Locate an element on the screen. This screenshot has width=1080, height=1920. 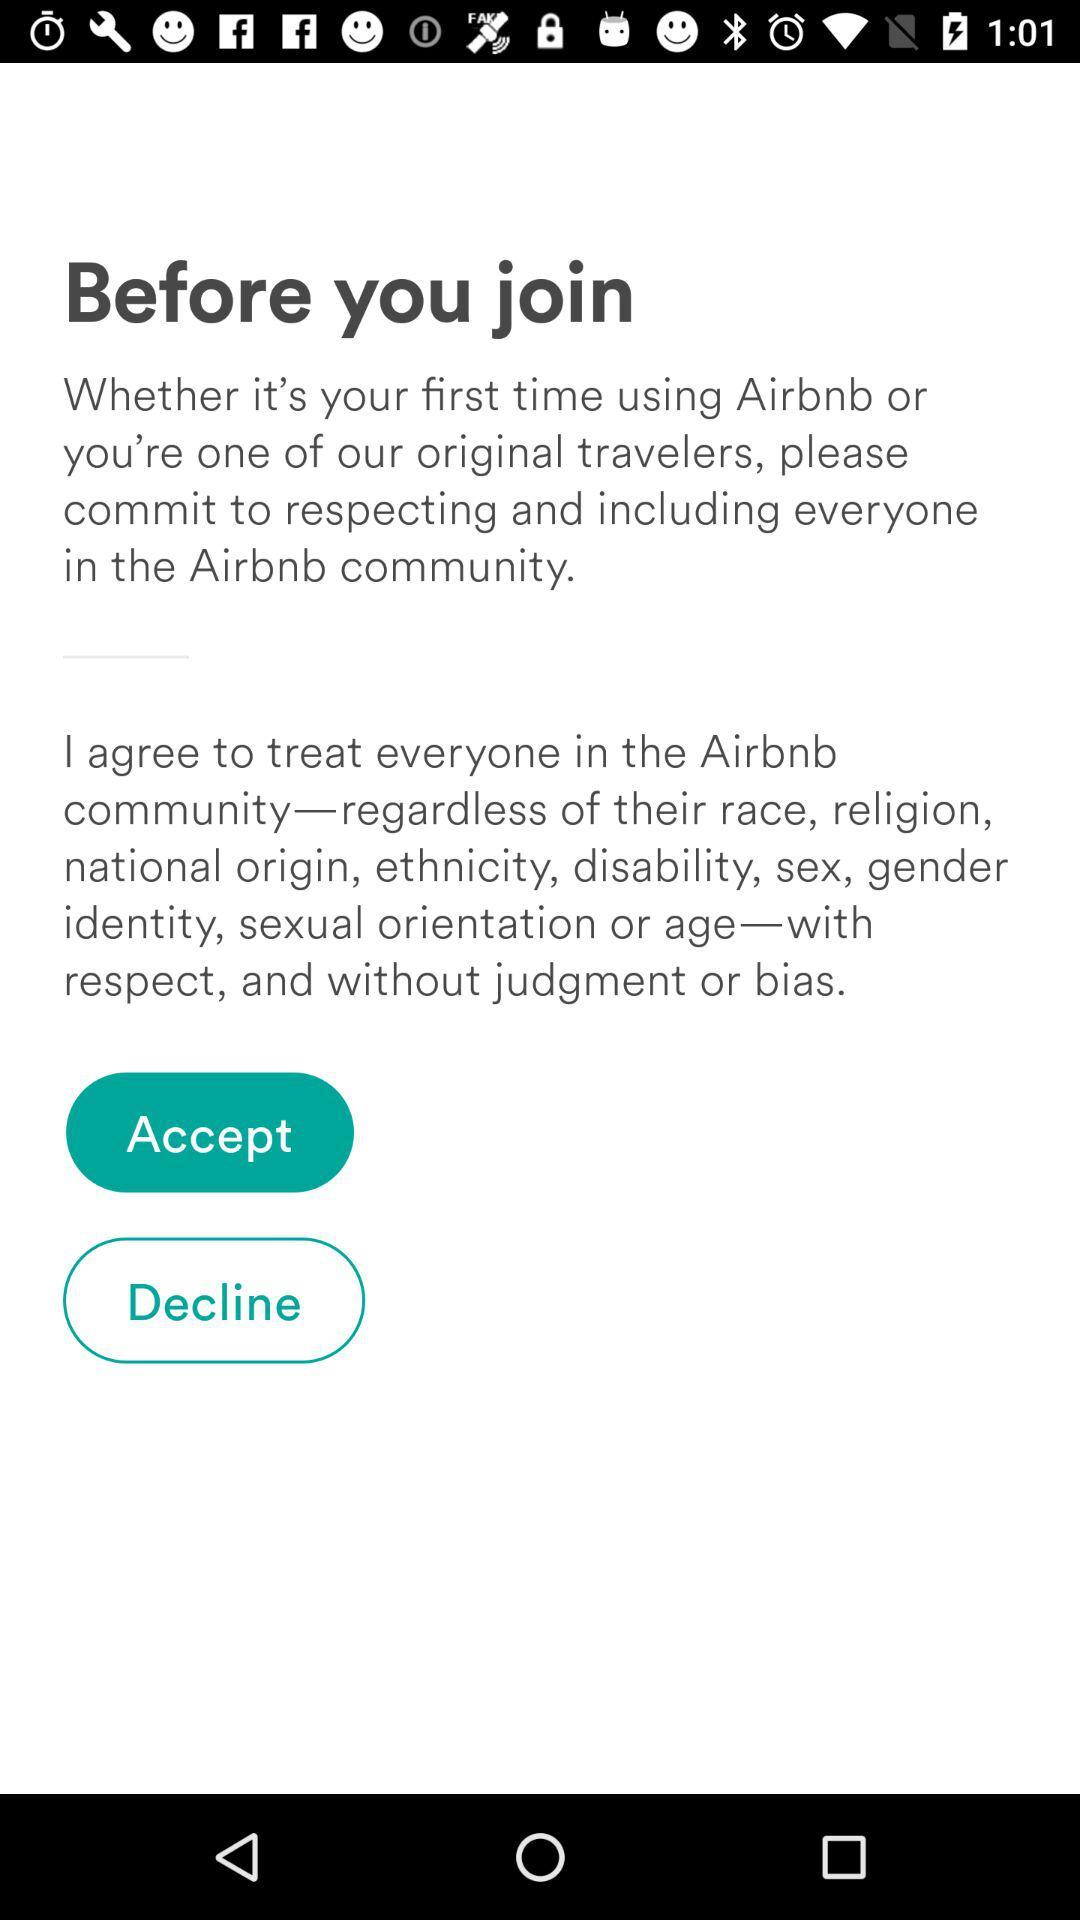
decline item is located at coordinates (214, 1300).